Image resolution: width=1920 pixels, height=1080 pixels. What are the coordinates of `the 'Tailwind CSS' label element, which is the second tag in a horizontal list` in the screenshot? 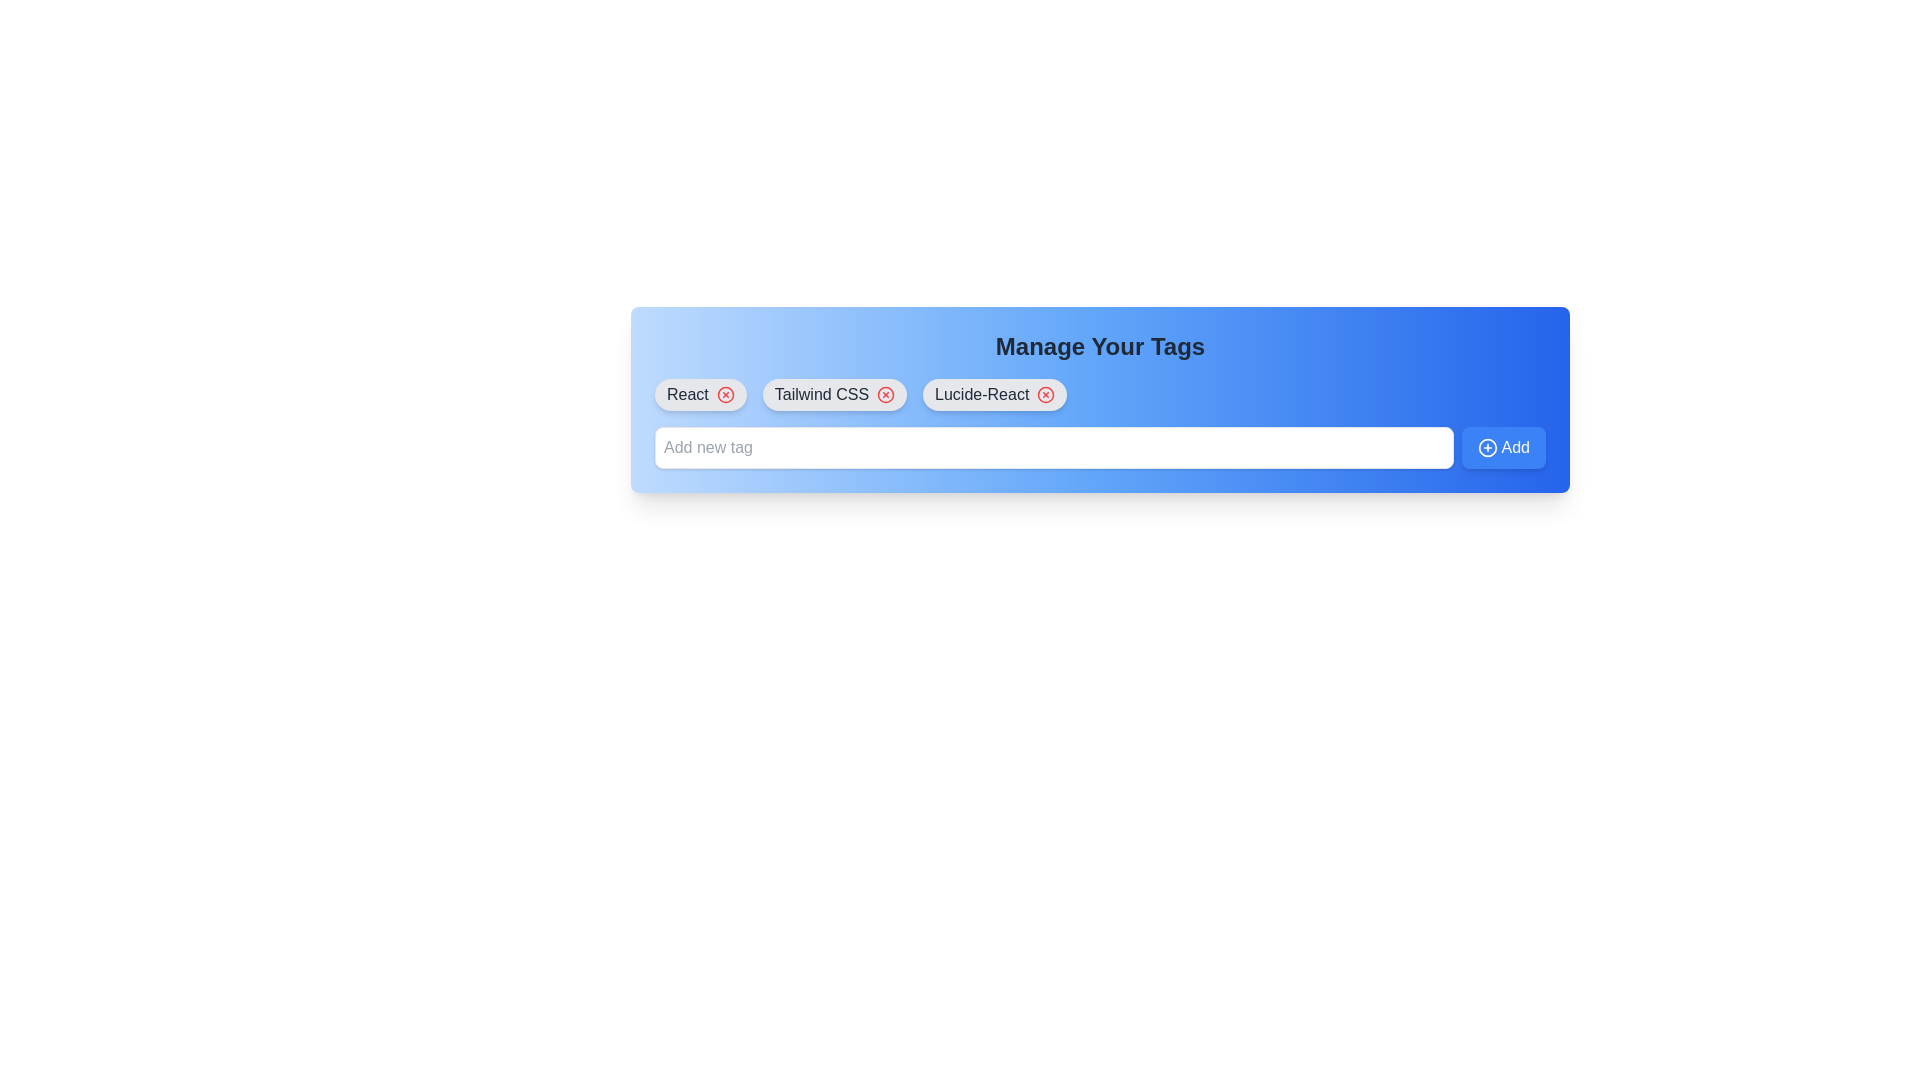 It's located at (821, 394).